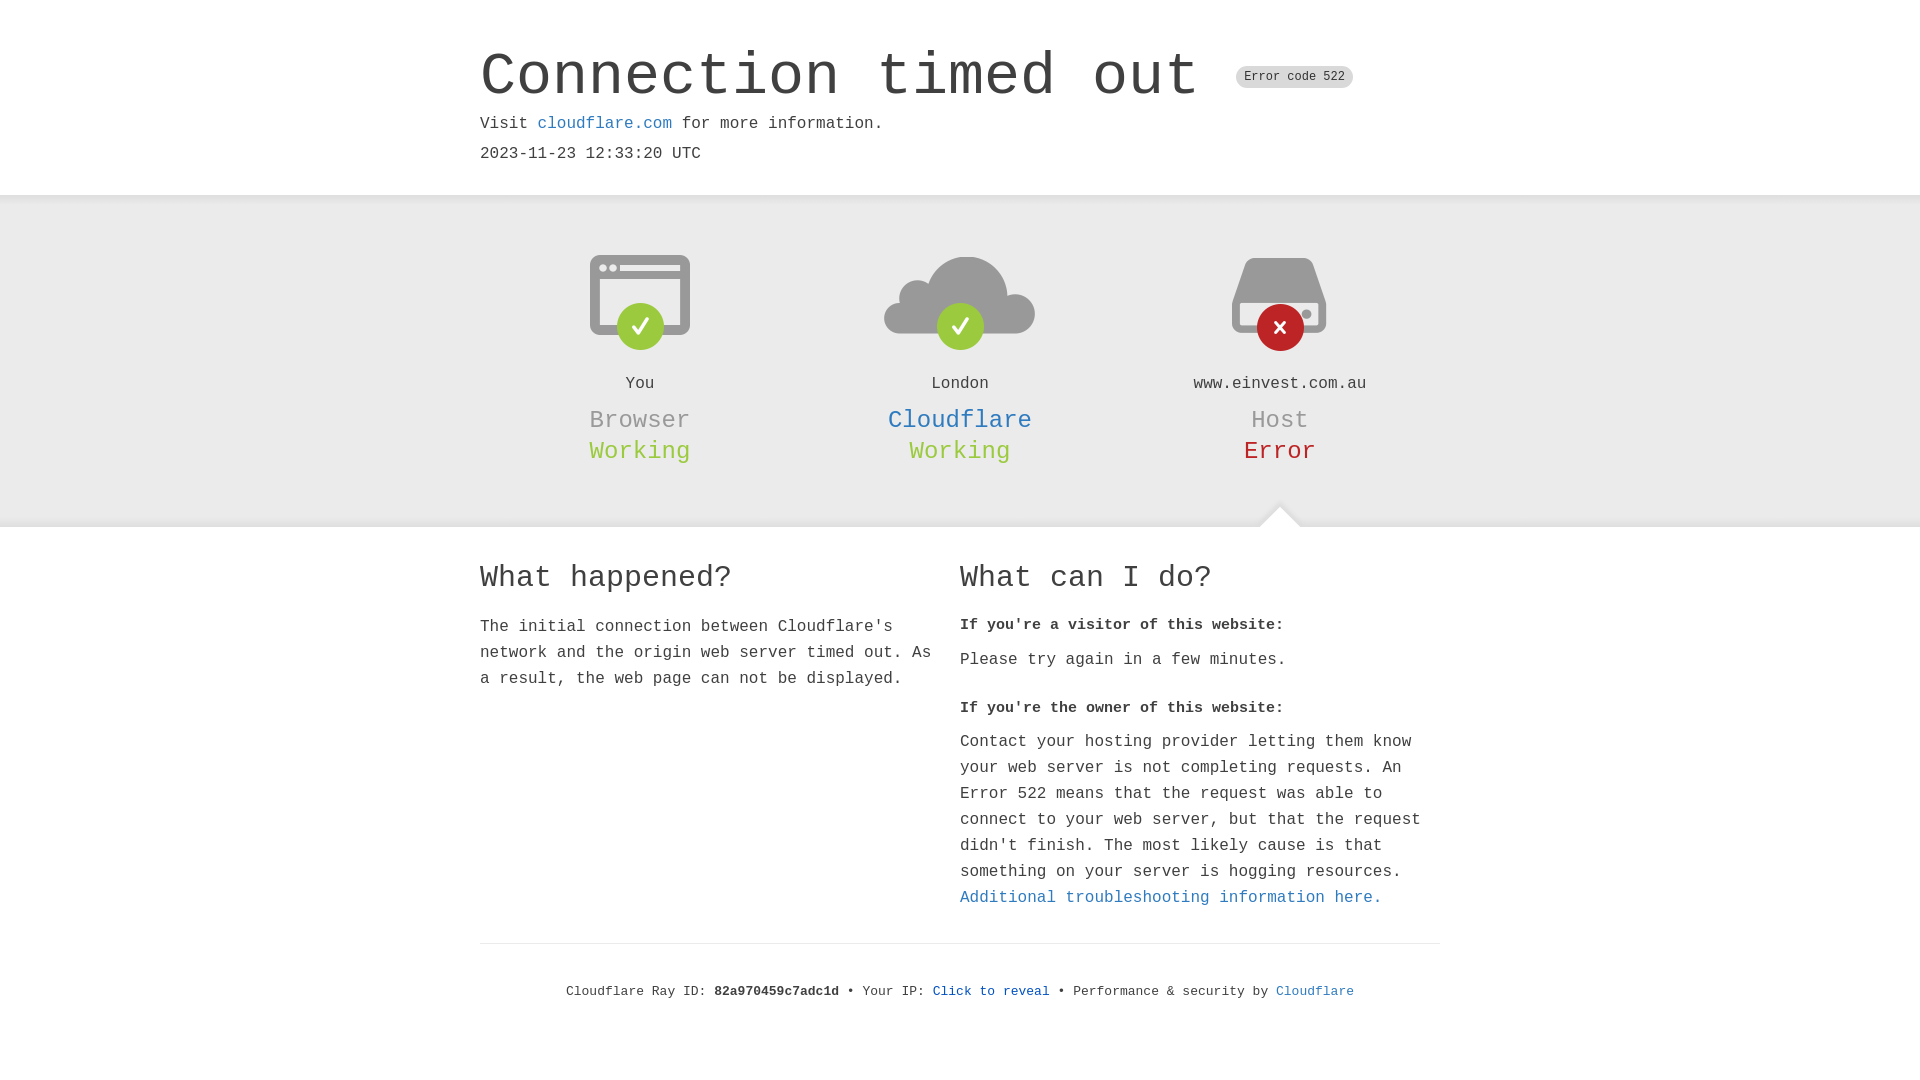  What do you see at coordinates (603, 123) in the screenshot?
I see `'cloudflare.com'` at bounding box center [603, 123].